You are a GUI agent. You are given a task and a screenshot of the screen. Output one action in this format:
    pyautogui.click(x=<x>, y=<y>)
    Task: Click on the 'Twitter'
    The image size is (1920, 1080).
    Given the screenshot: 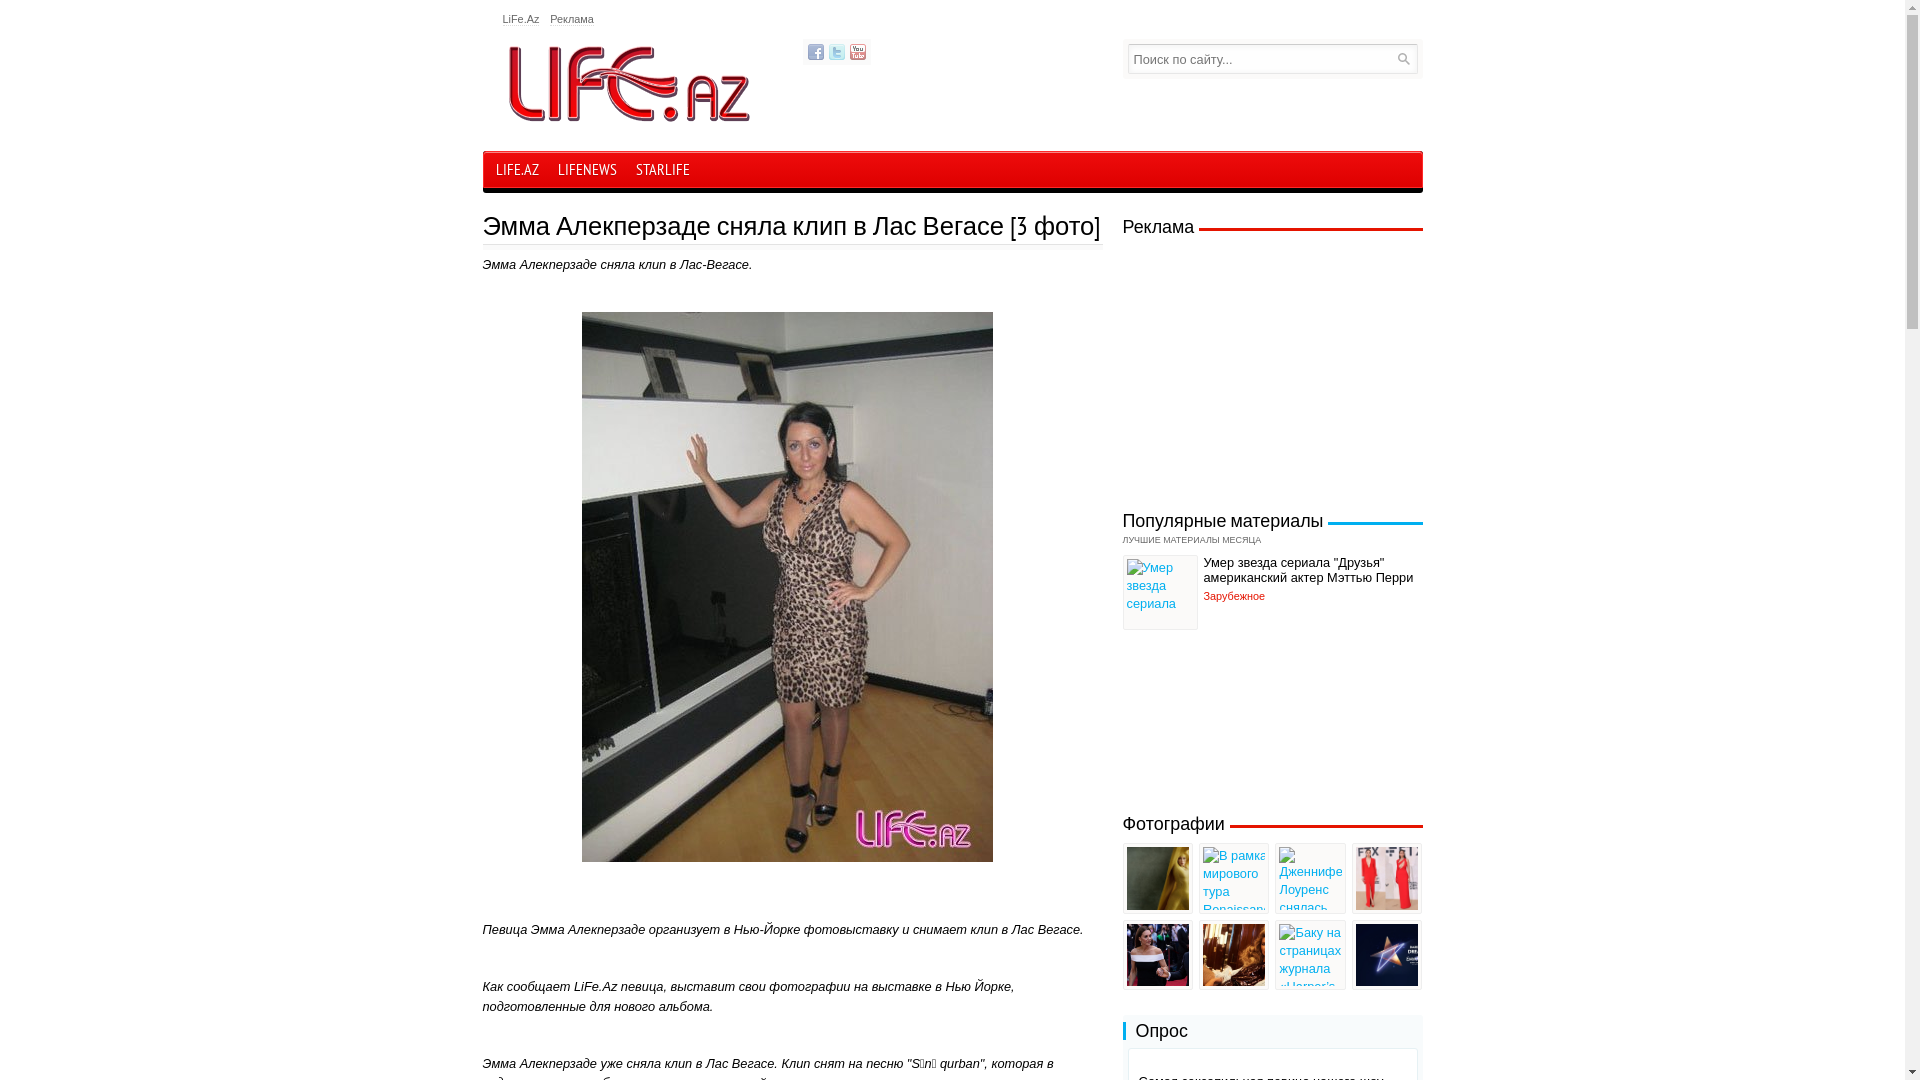 What is the action you would take?
    pyautogui.click(x=835, y=50)
    